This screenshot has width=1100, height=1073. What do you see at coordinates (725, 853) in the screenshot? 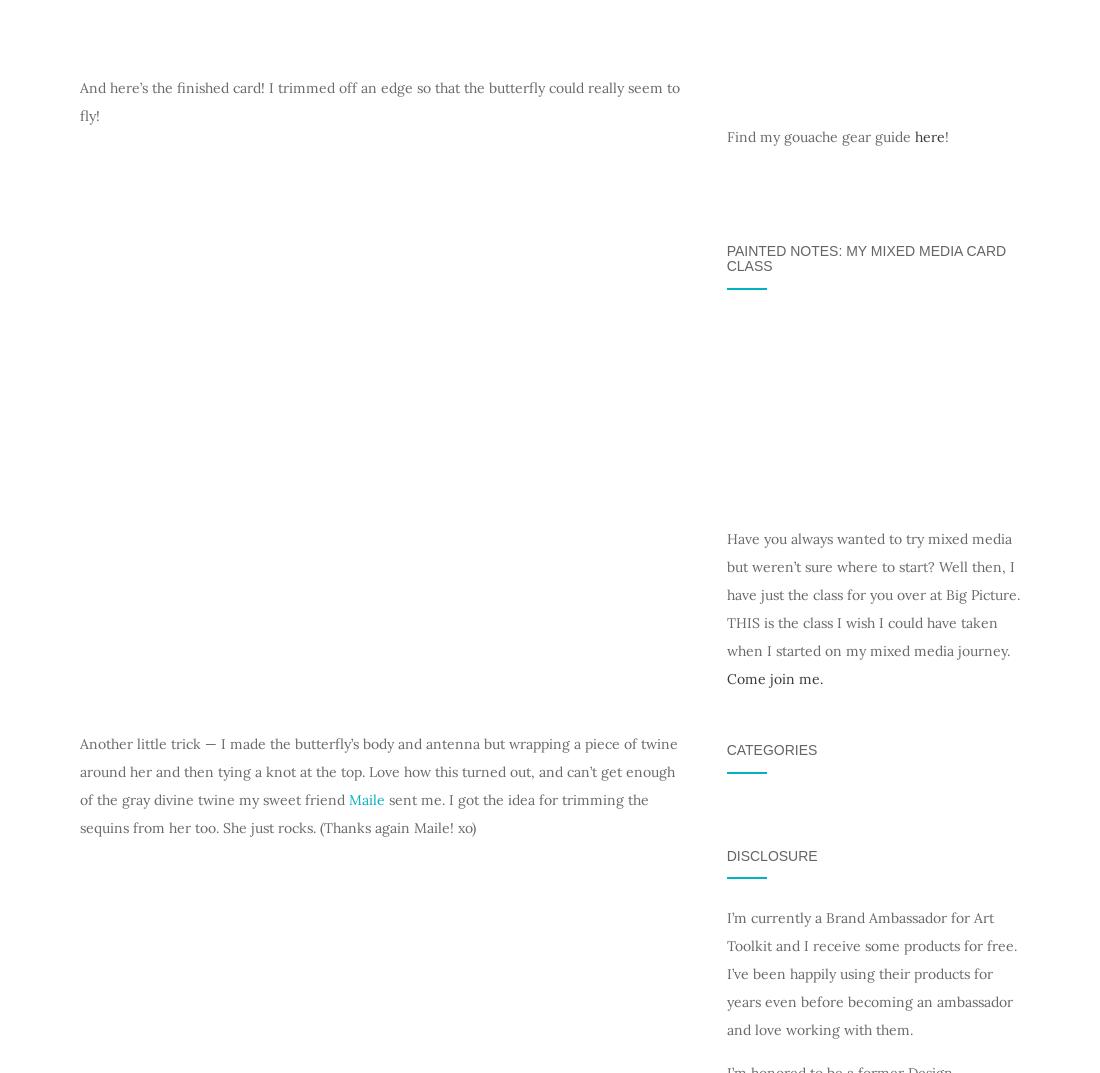
I see `'Disclosure'` at bounding box center [725, 853].